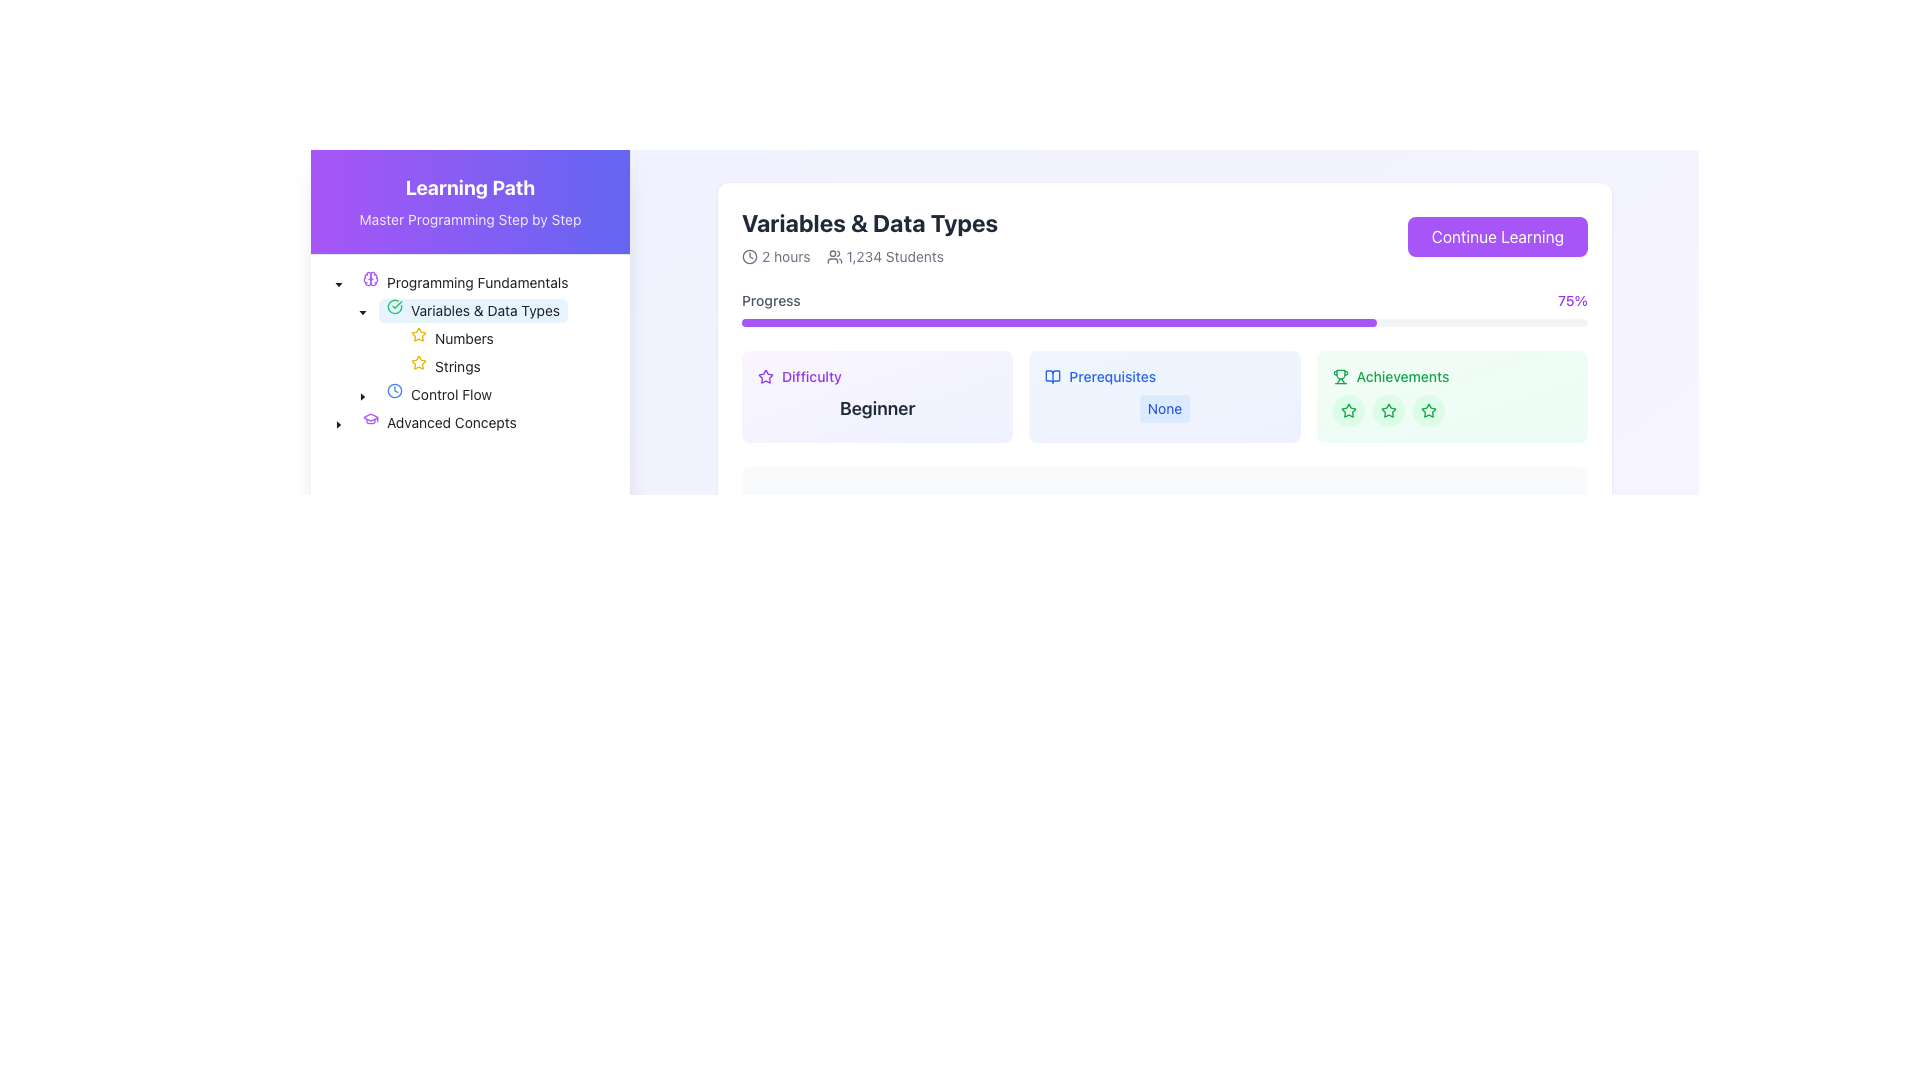  I want to click on the static text label displaying the word 'Progress', which is located to the left of the '75%' percentage indication in the progress-related section, so click(770, 300).